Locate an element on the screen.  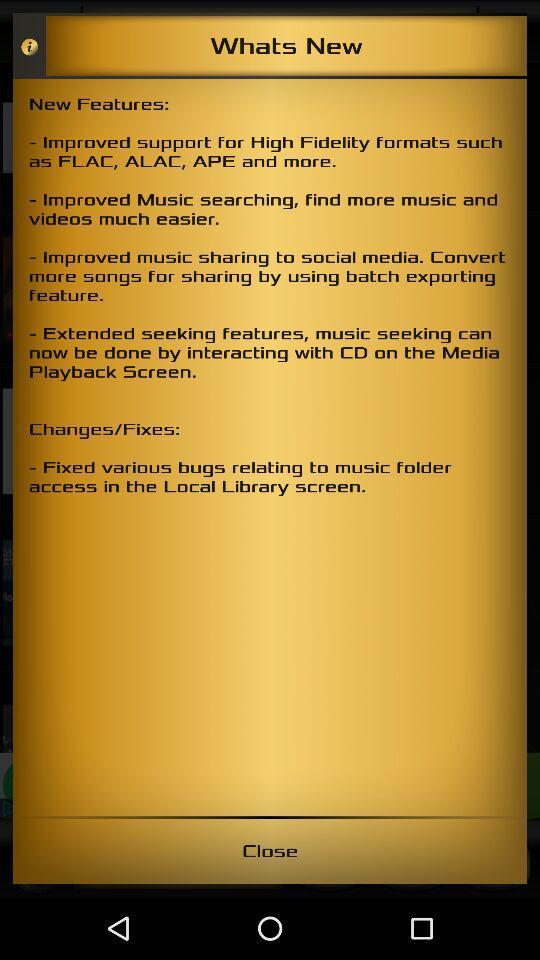
the close item is located at coordinates (270, 850).